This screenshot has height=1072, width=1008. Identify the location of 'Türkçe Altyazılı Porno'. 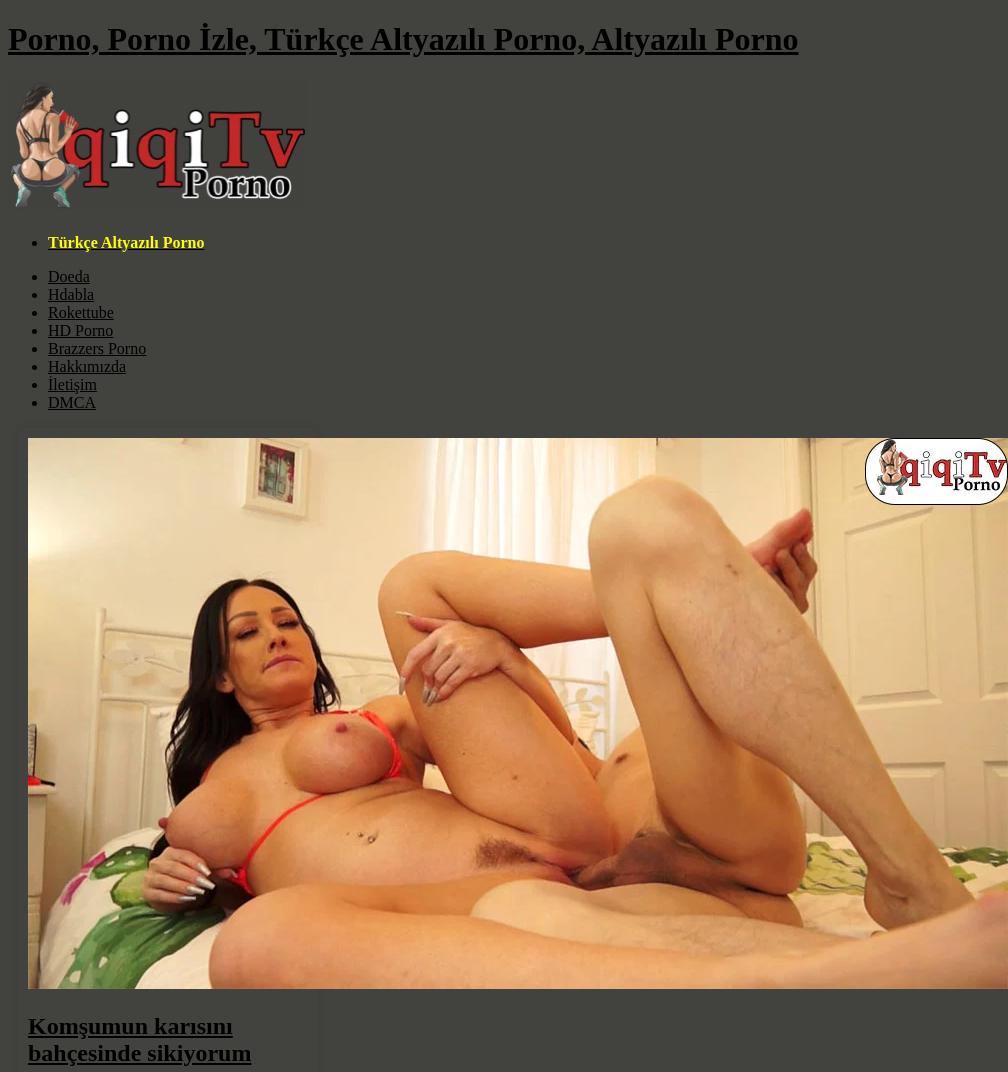
(47, 241).